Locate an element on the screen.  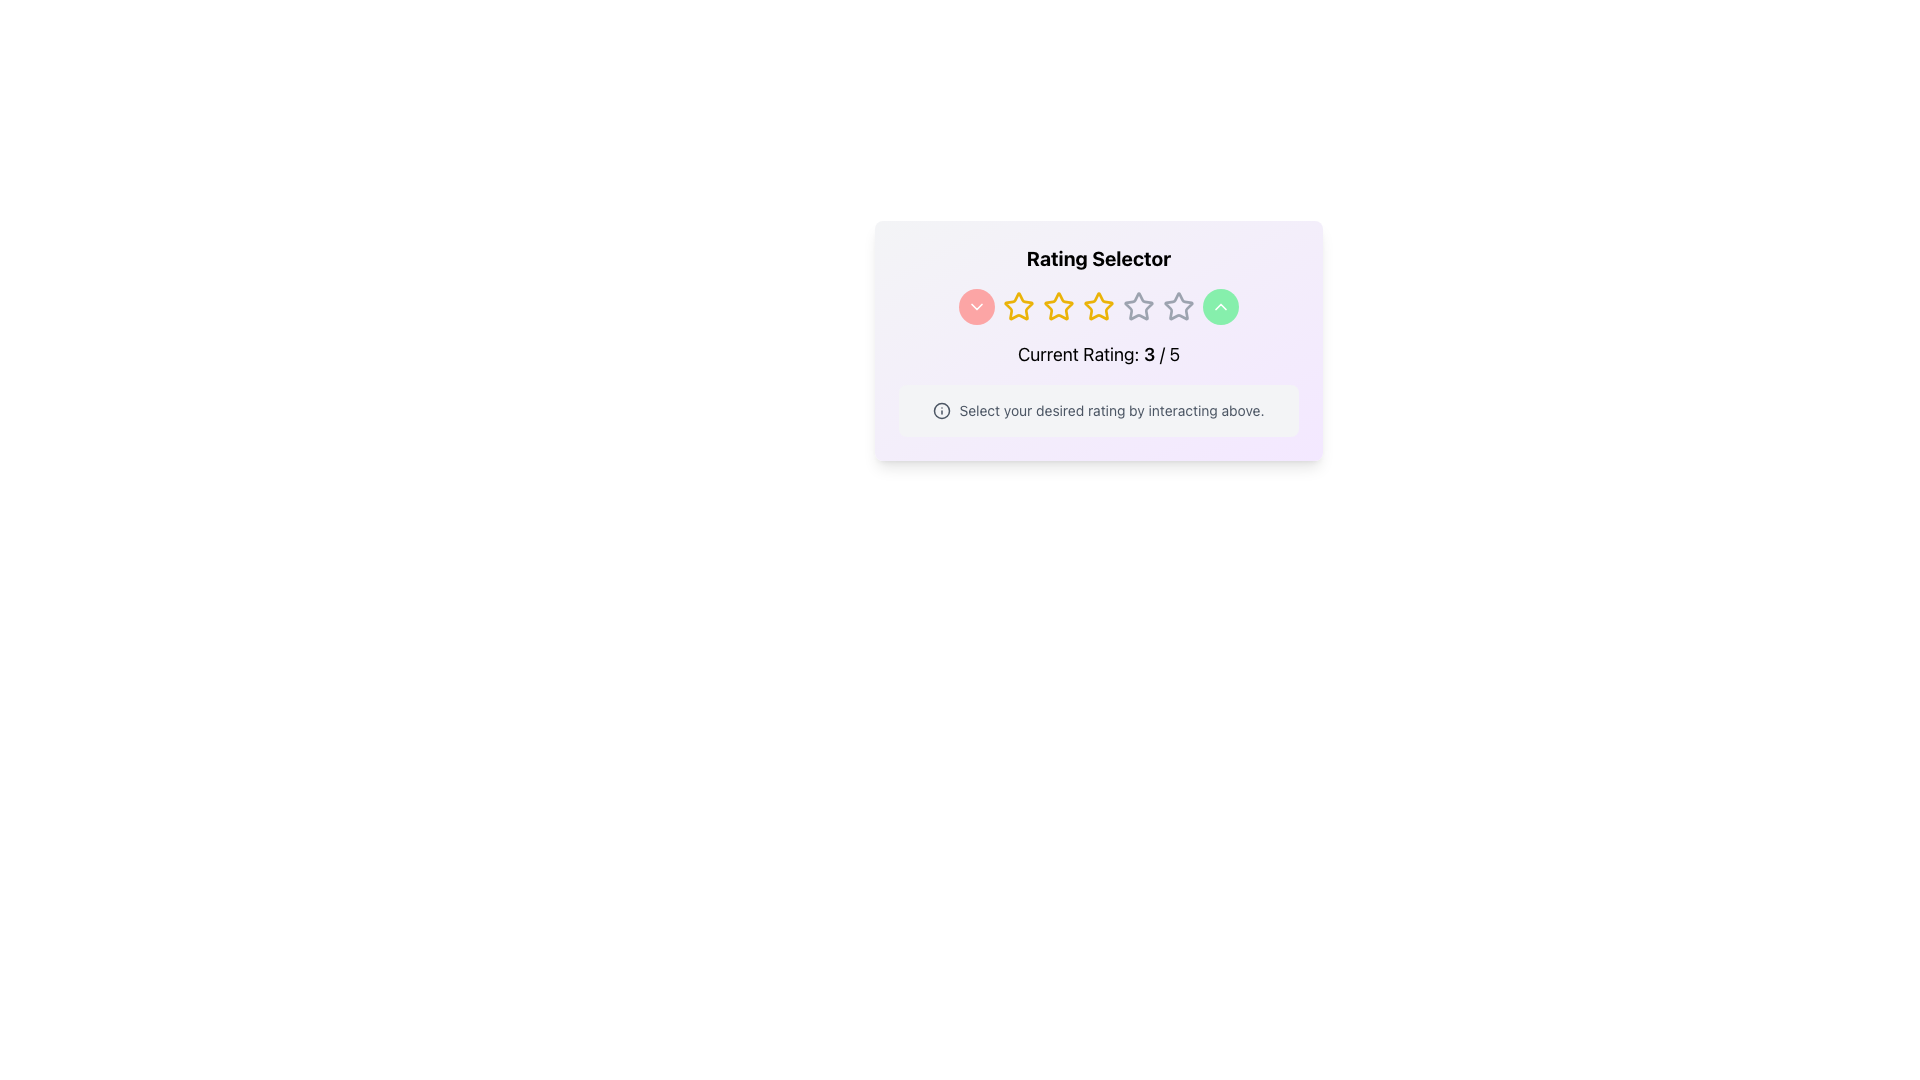
the second star-shaped icon in the Rating Selector panel, which has a yellow outline and white interior, indicating a selected state is located at coordinates (1018, 306).